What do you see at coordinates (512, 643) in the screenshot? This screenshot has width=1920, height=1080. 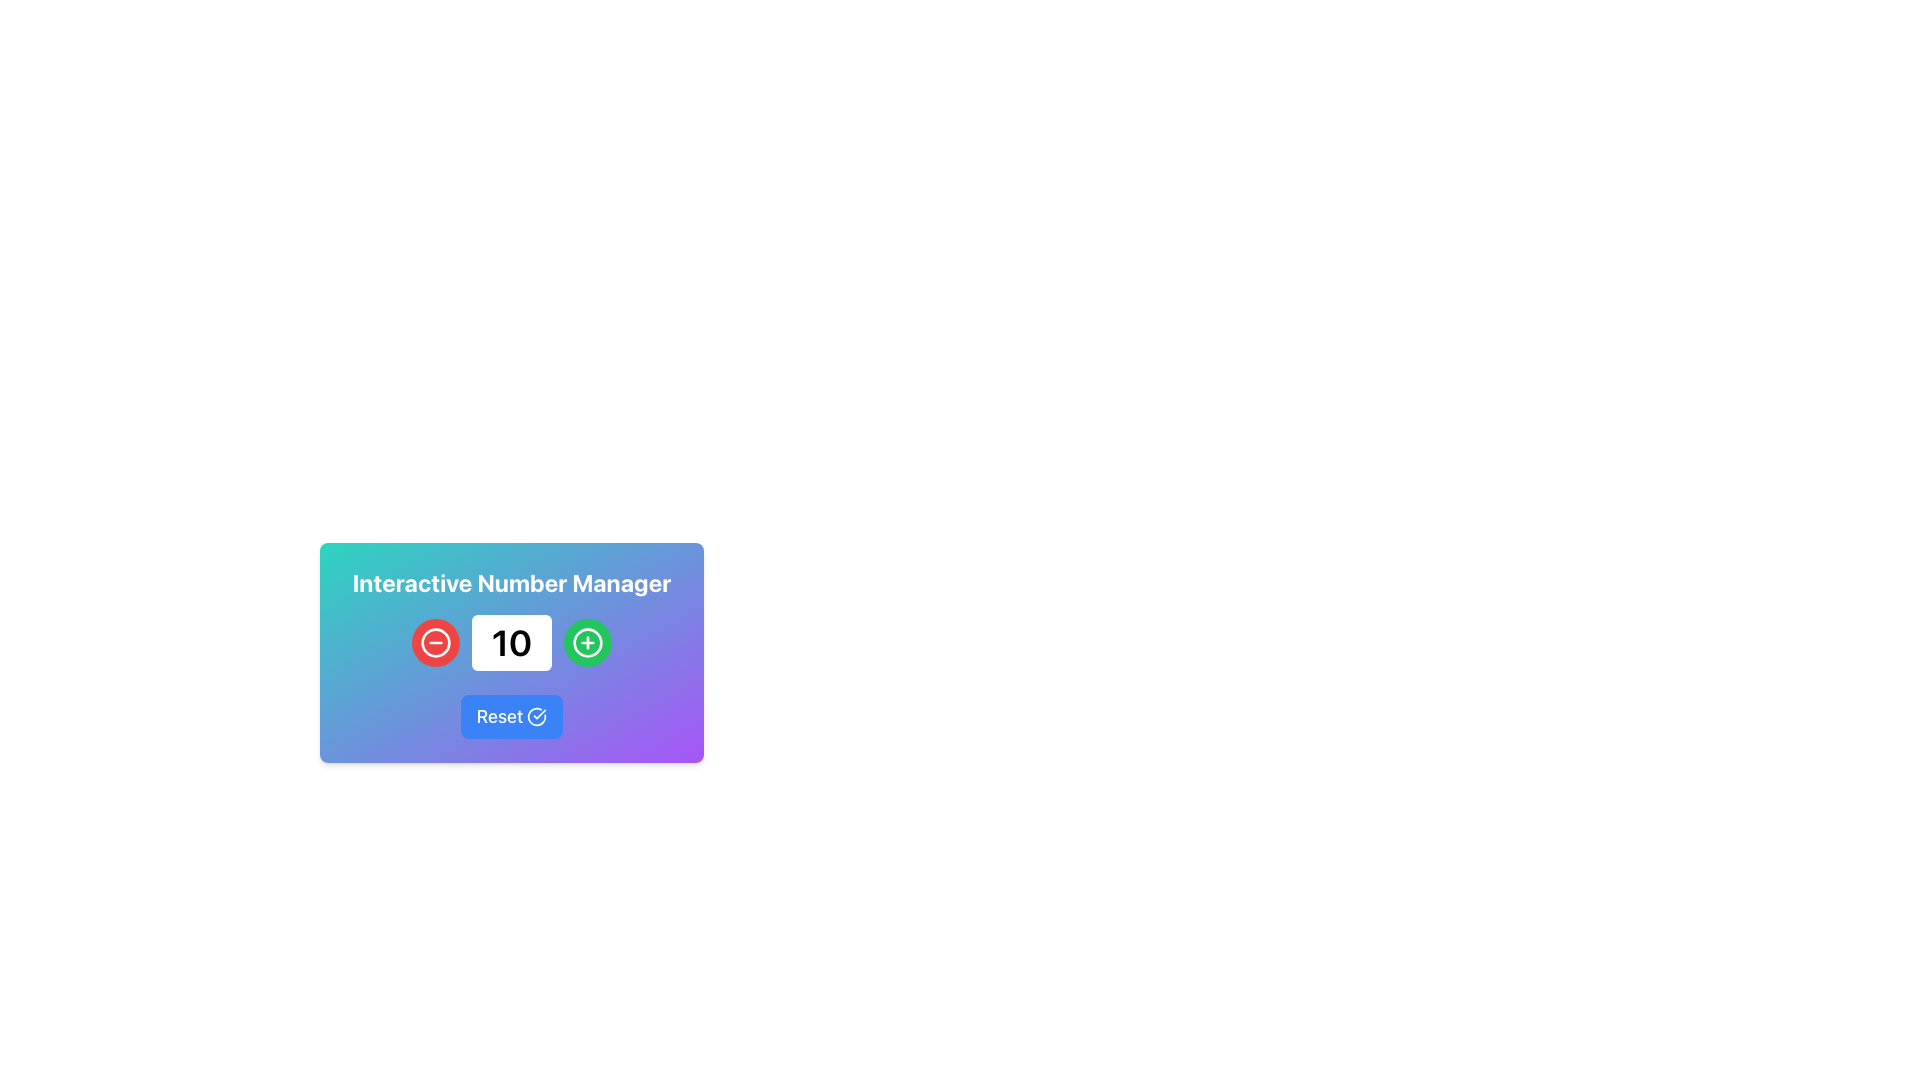 I see `text displayed in the Text Display UI component showing the number '10', which is centered within the 'Interactive Number Manager' section` at bounding box center [512, 643].